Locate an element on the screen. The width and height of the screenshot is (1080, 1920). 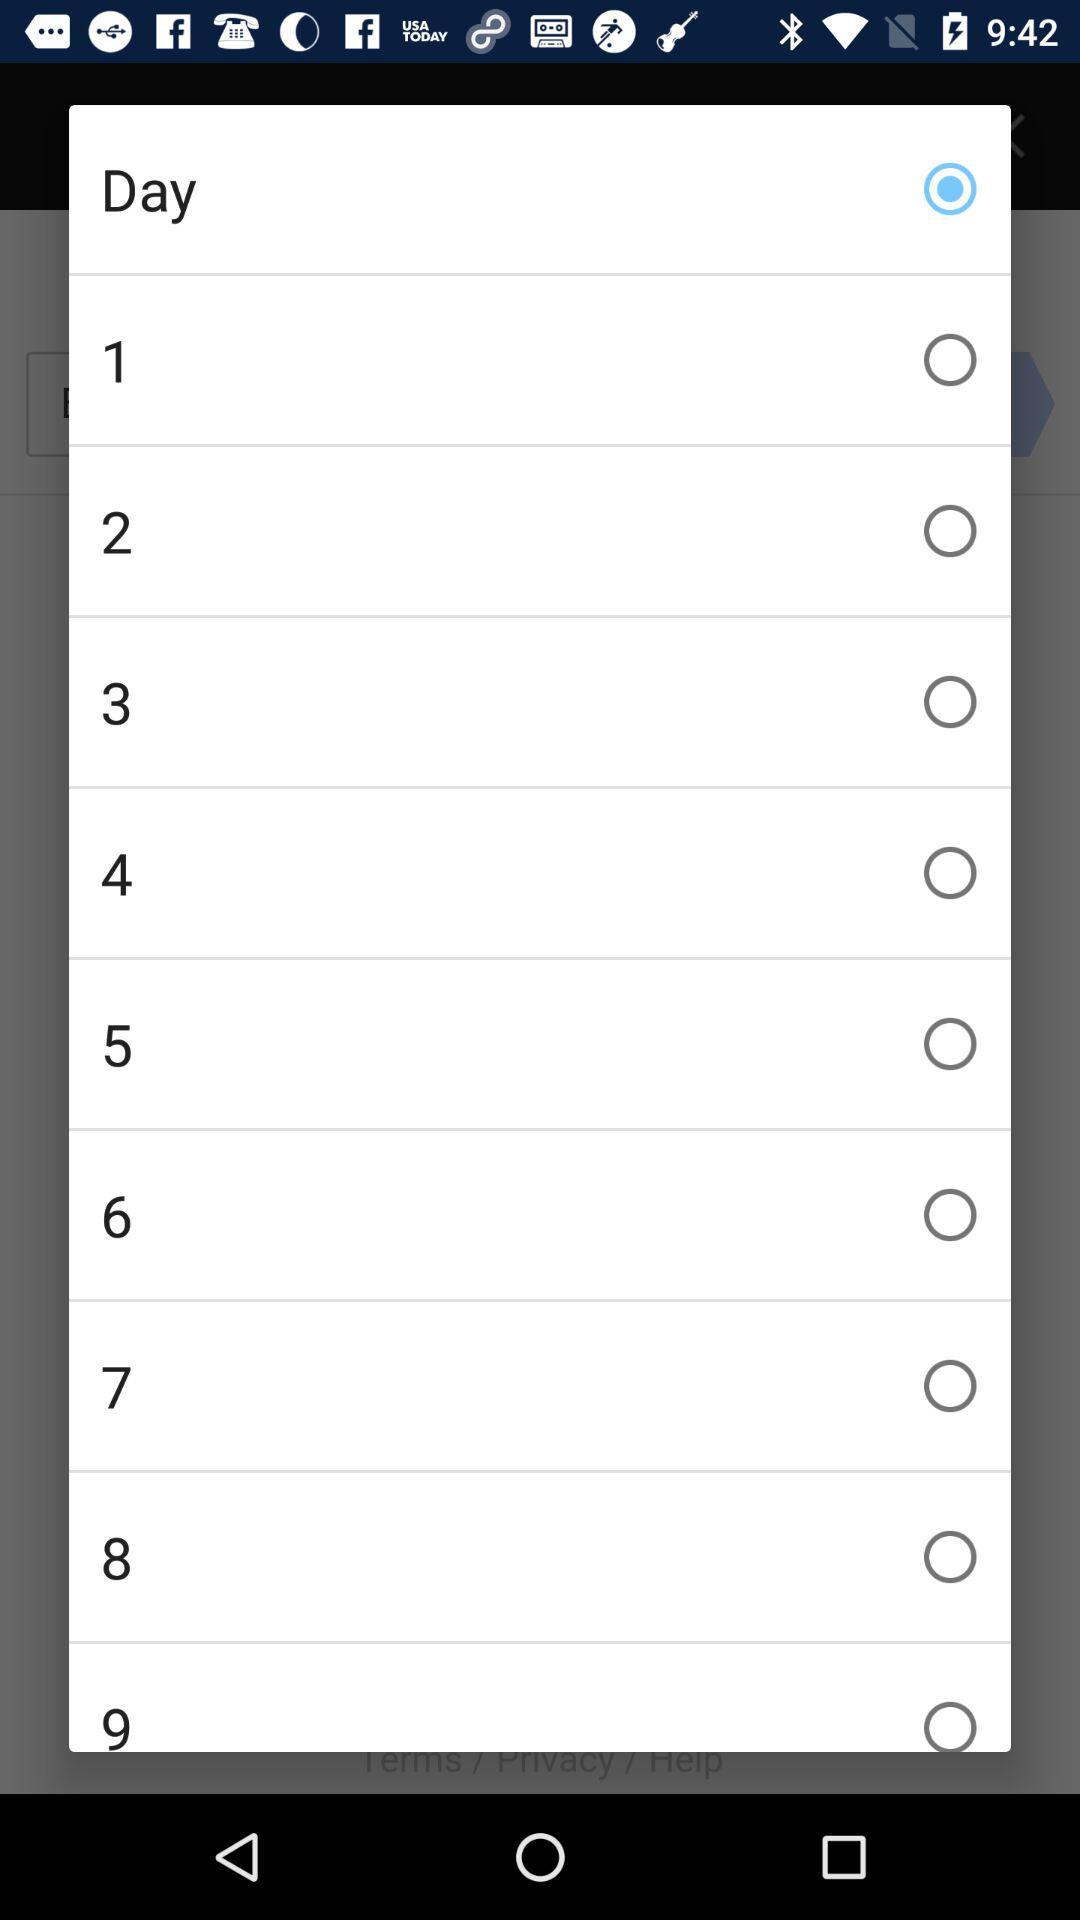
9 icon is located at coordinates (540, 1697).